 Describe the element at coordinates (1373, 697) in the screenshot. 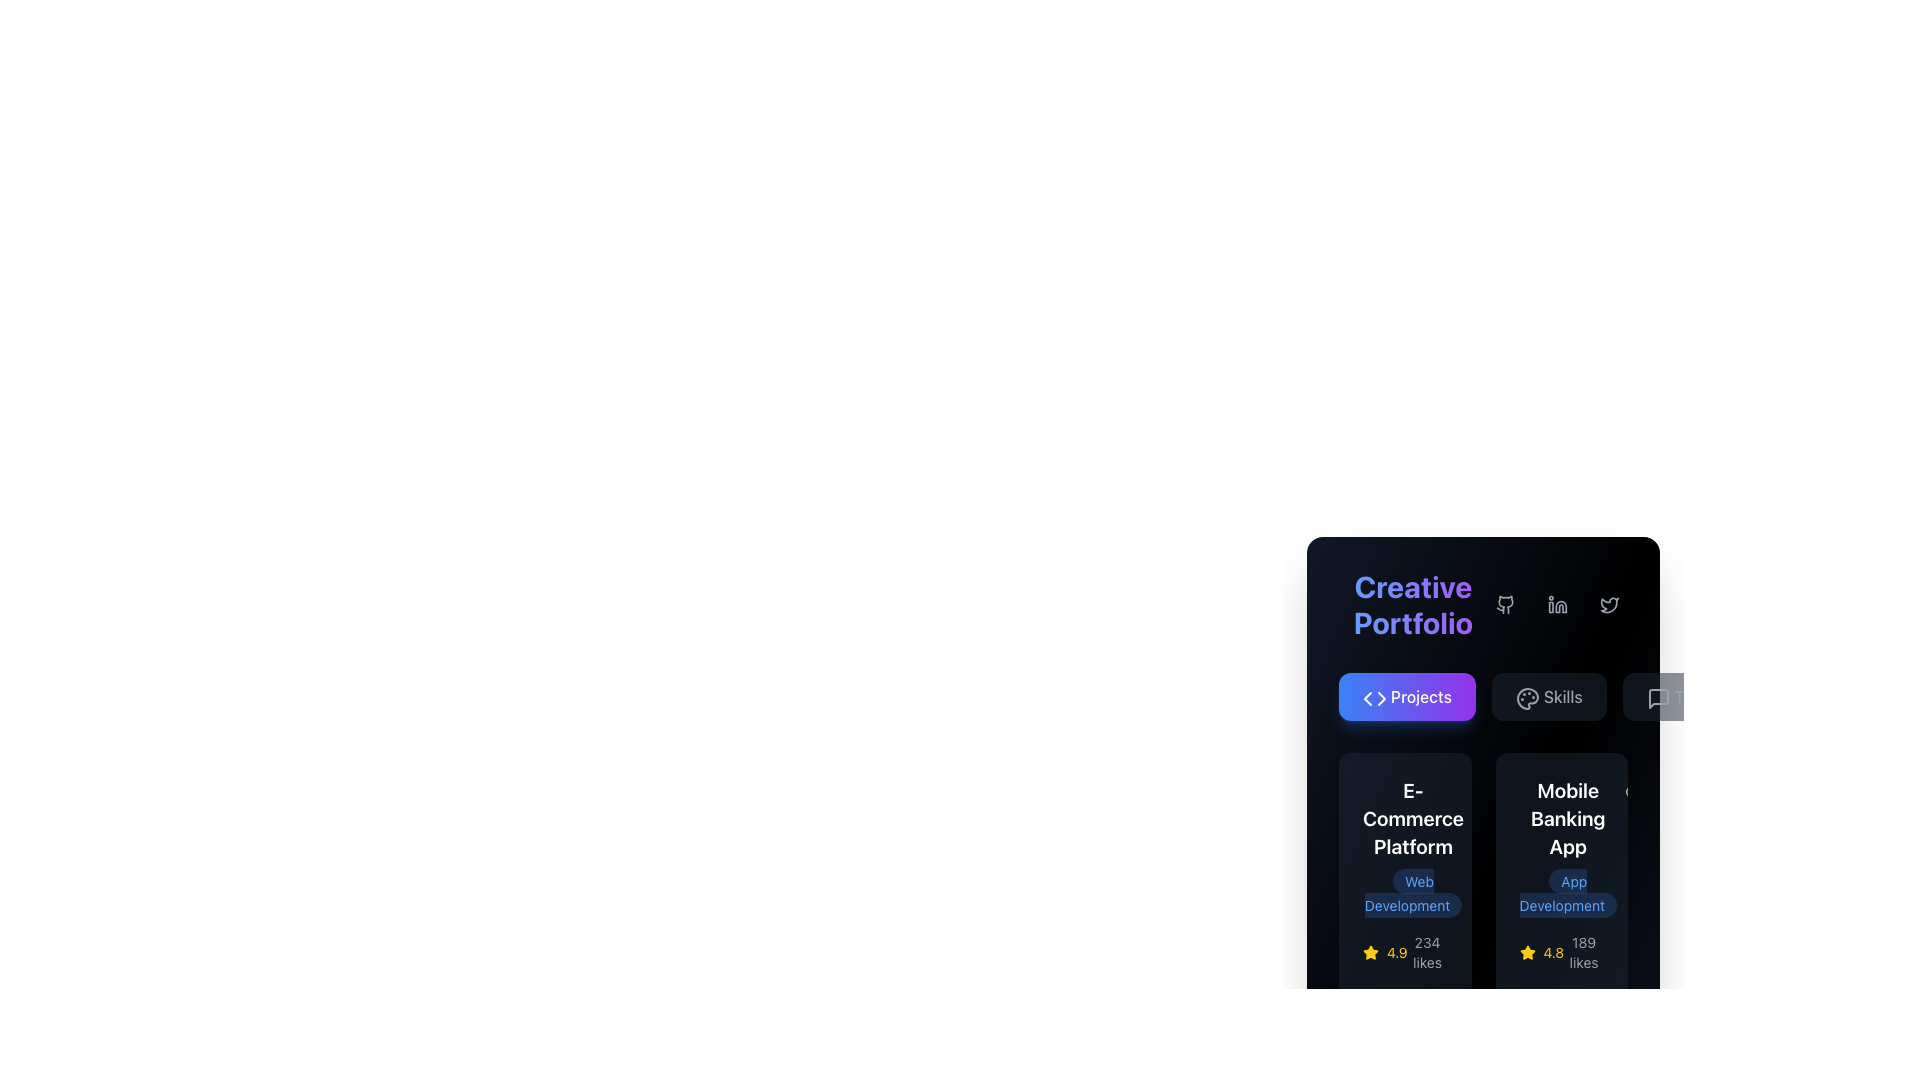

I see `the project icon located within the 'Projects' button in the top-left corner of the card section` at that location.